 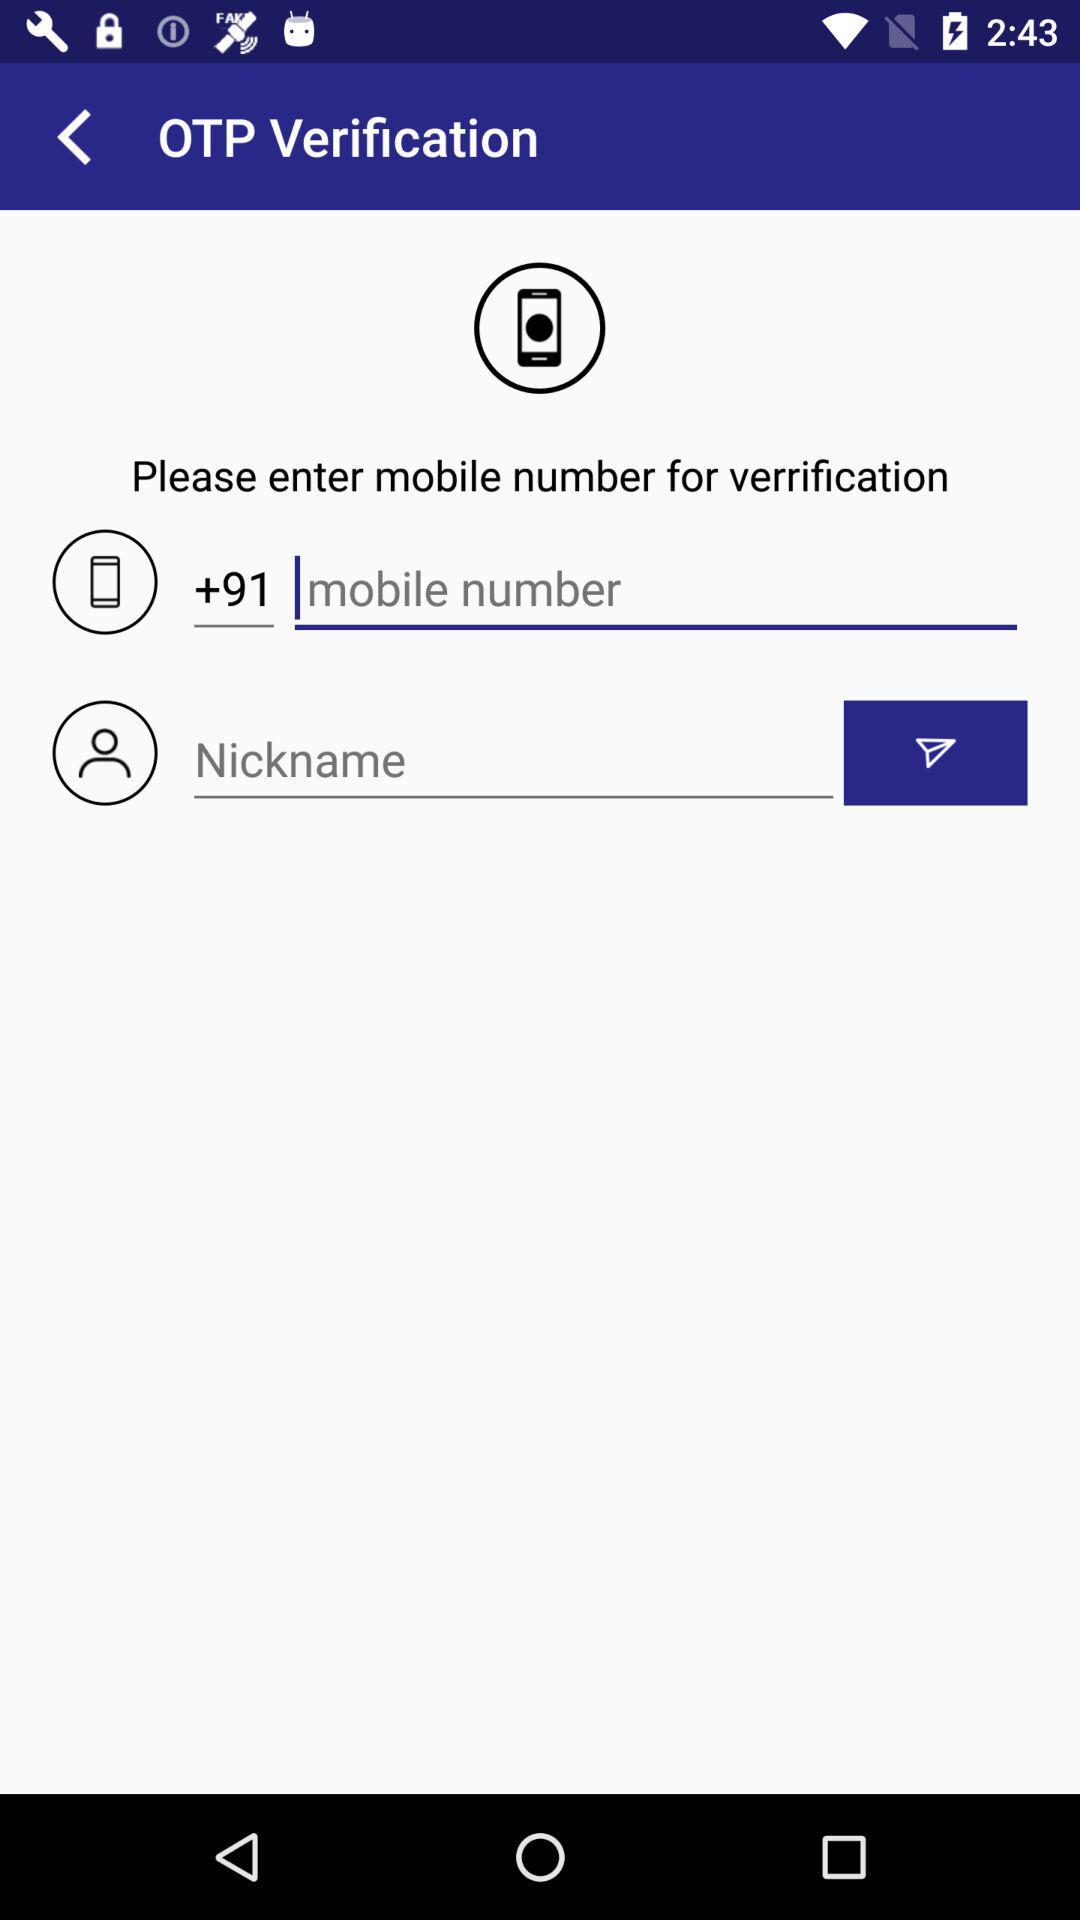 I want to click on +91 icon, so click(x=233, y=587).